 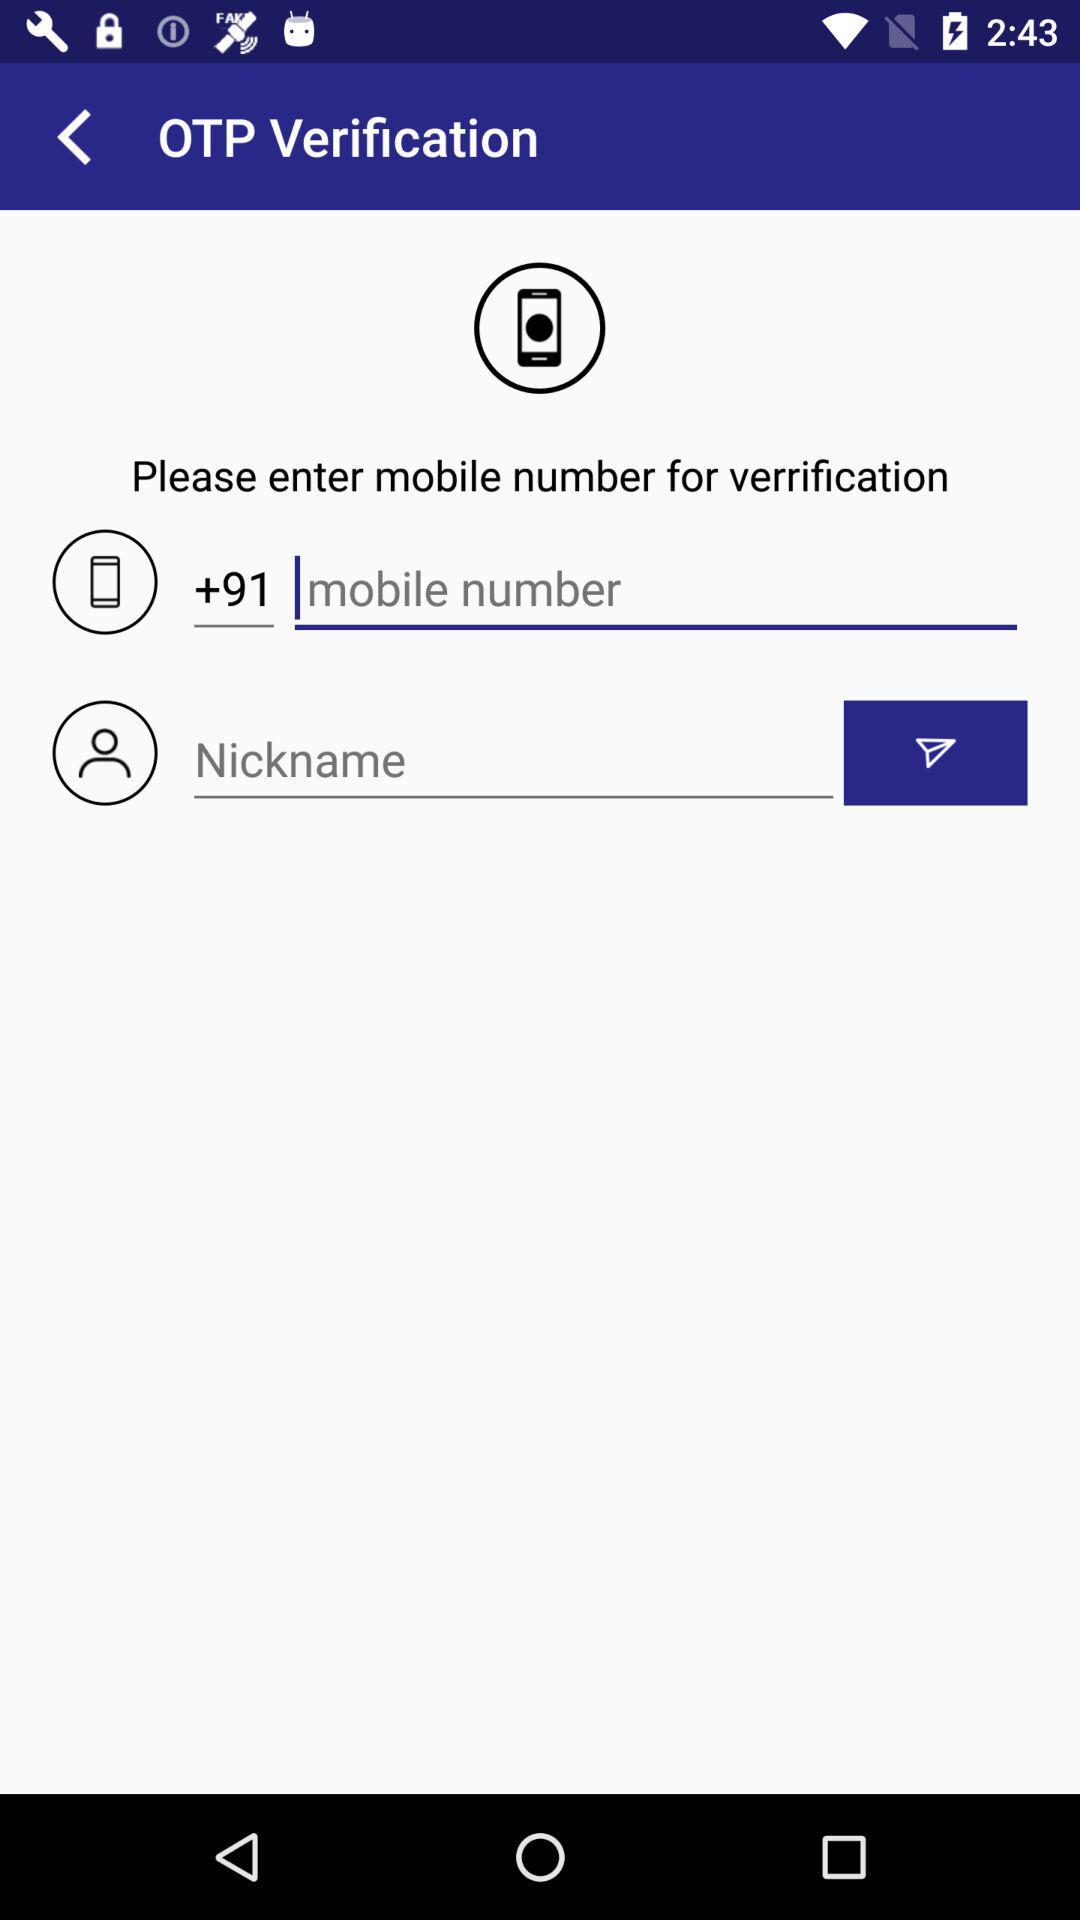 I want to click on +91 icon, so click(x=233, y=587).